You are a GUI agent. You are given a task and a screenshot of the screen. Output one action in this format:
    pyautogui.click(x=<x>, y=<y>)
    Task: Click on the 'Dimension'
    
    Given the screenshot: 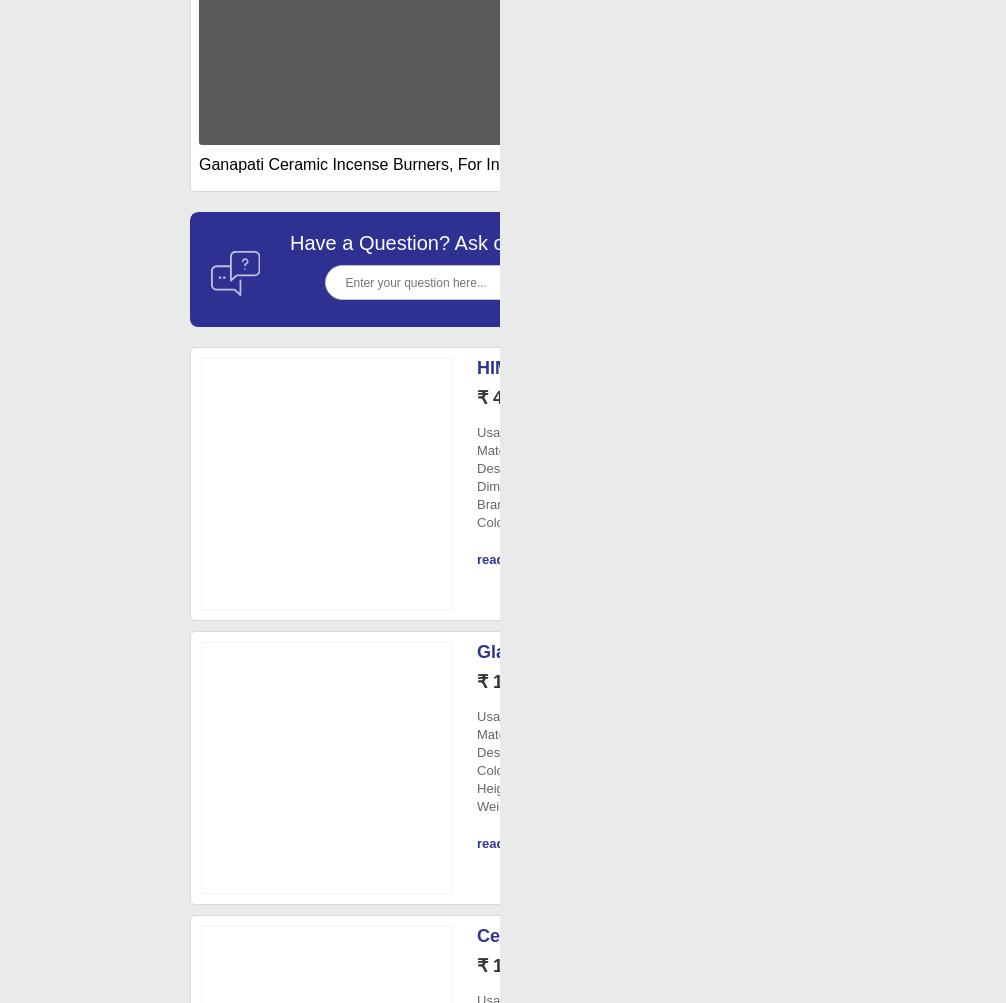 What is the action you would take?
    pyautogui.click(x=507, y=486)
    